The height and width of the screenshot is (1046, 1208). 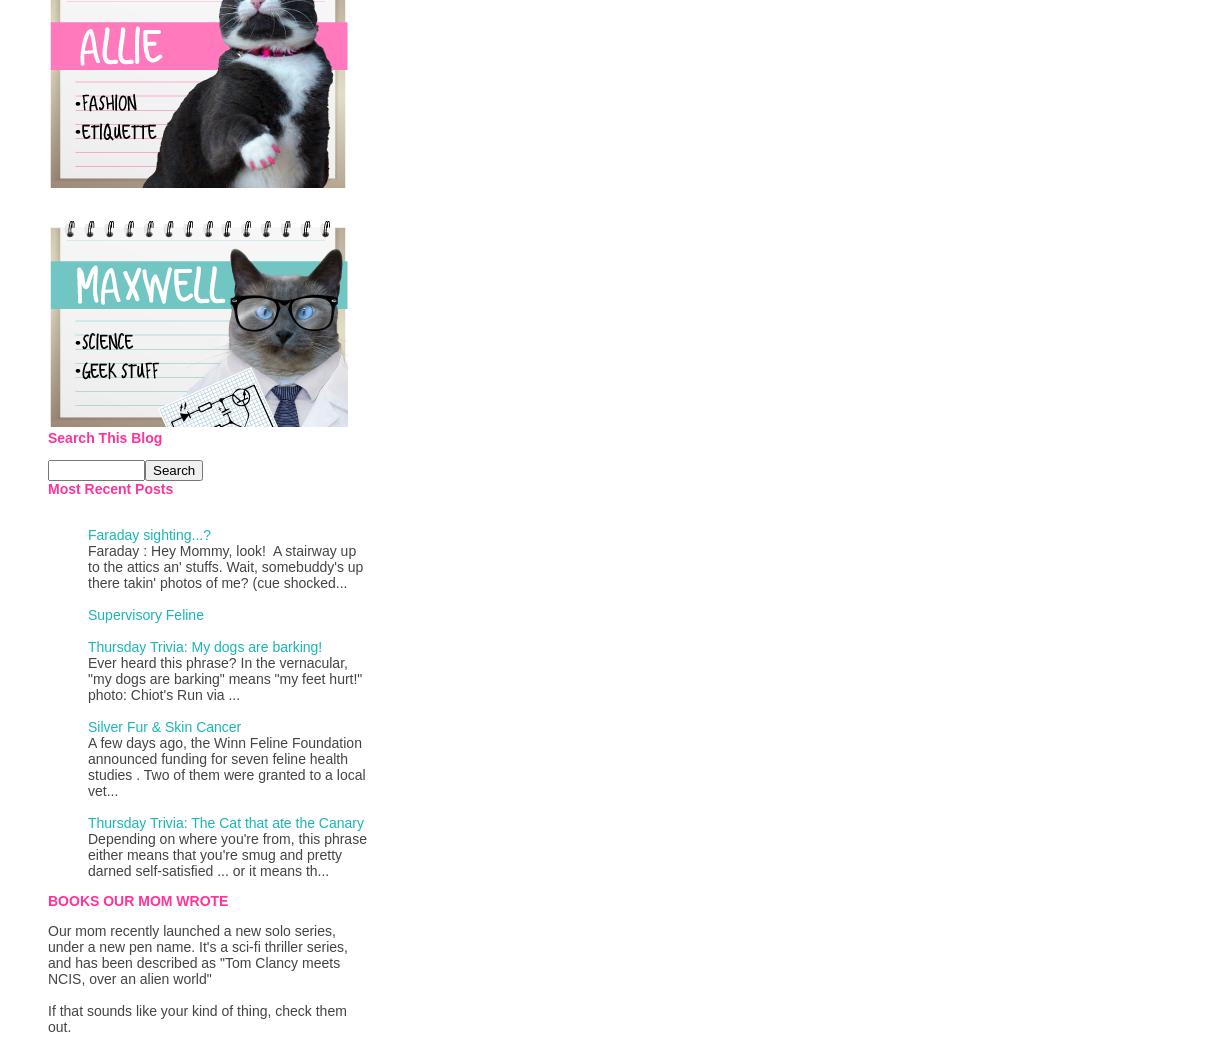 I want to click on 'Supervisory Feline', so click(x=86, y=614).